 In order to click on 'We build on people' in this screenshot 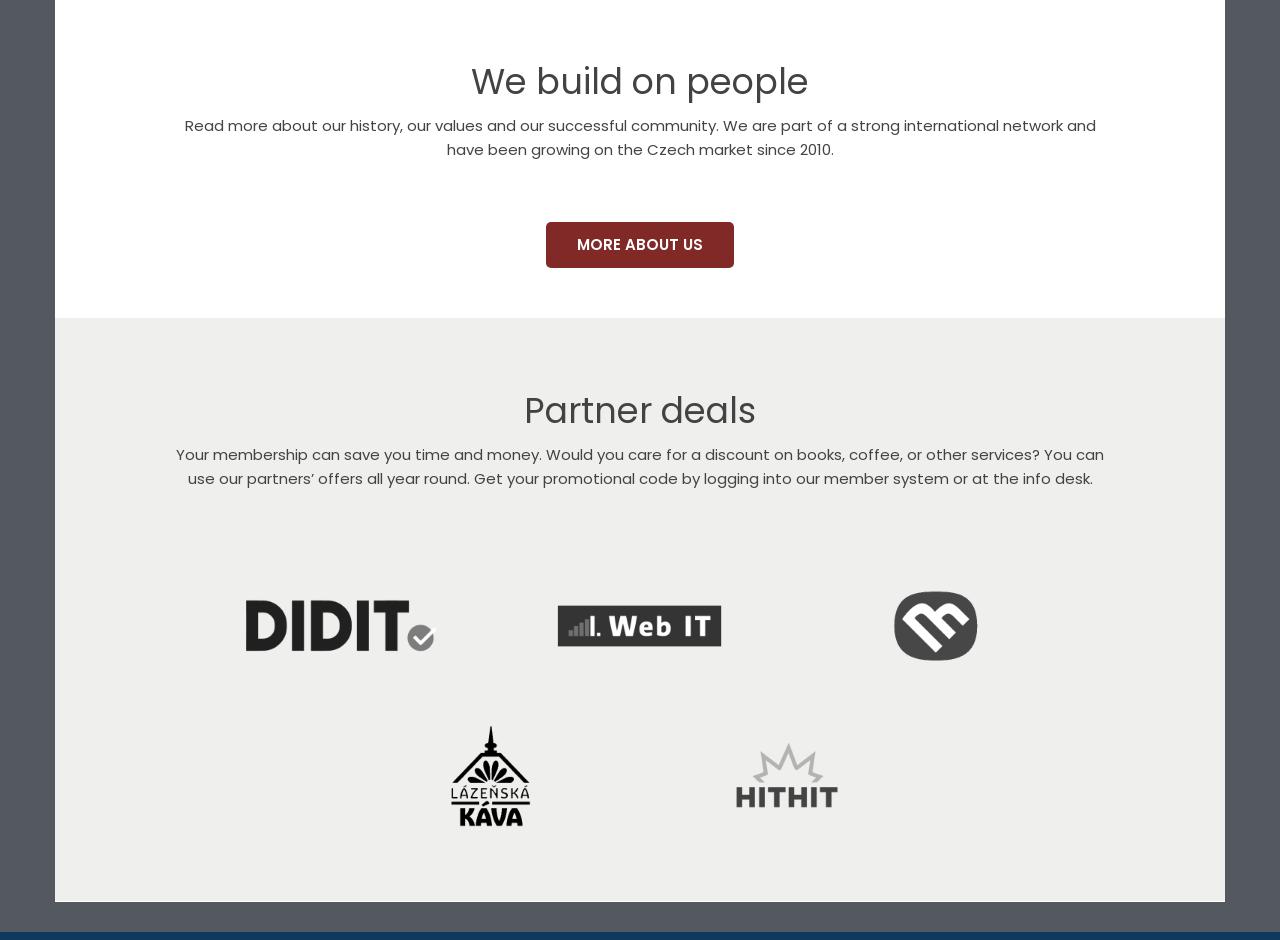, I will do `click(640, 81)`.